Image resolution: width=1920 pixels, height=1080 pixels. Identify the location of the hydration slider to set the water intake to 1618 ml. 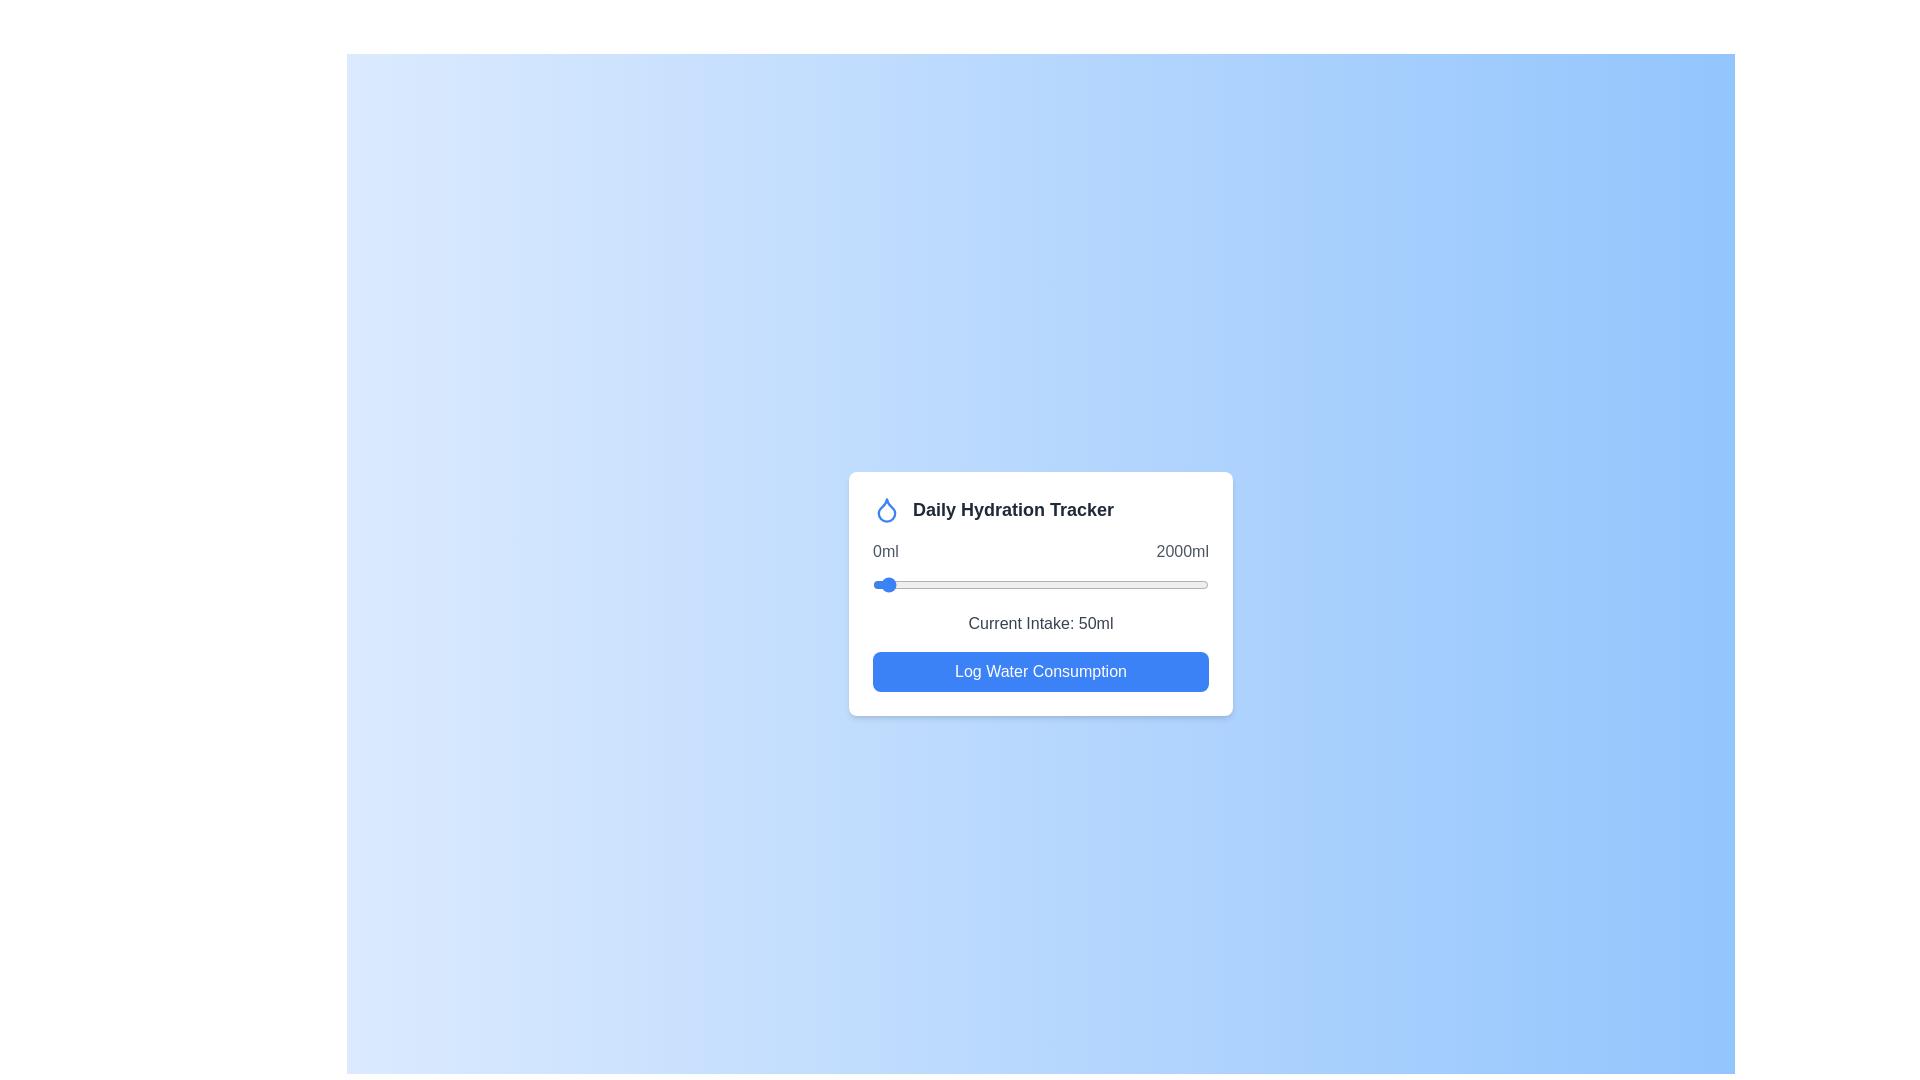
(1144, 585).